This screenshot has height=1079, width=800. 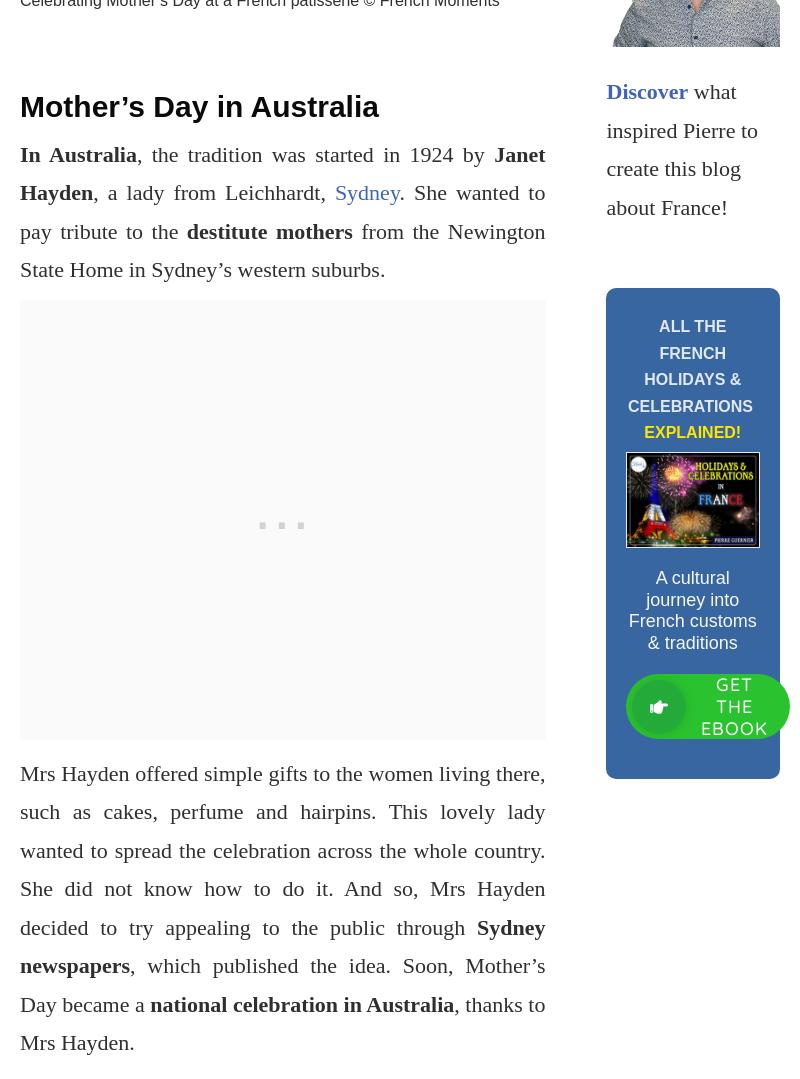 I want to click on 'A cultural journey into French customs & traditions', so click(x=692, y=609).